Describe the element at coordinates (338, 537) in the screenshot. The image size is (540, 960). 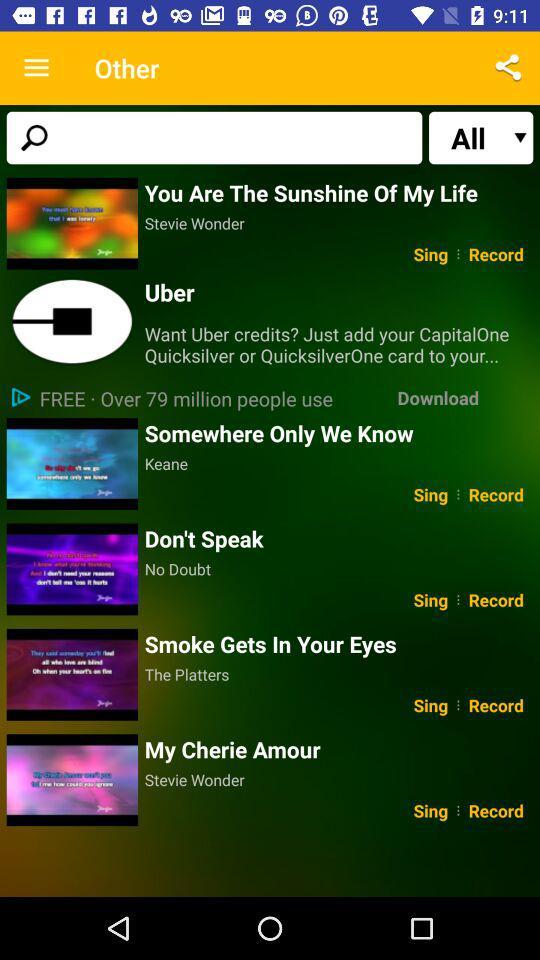
I see `the icon below the sing item` at that location.